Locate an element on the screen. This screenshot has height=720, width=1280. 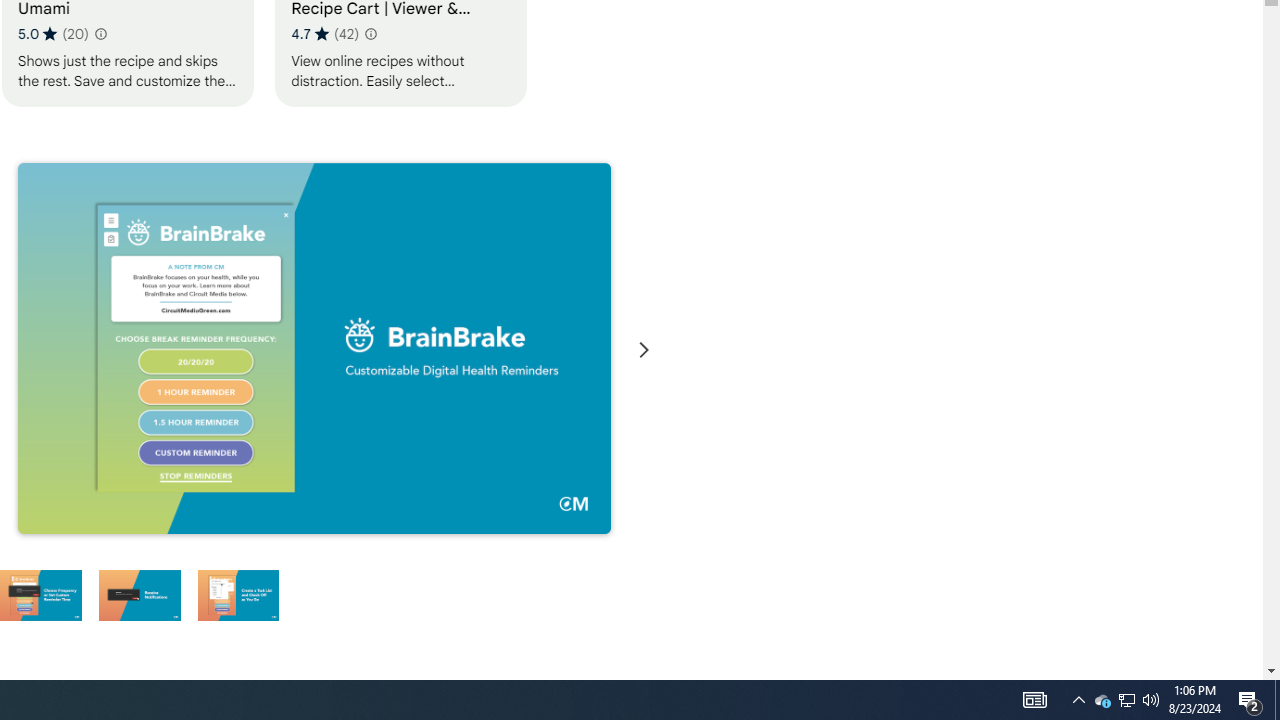
'Next slide' is located at coordinates (643, 349).